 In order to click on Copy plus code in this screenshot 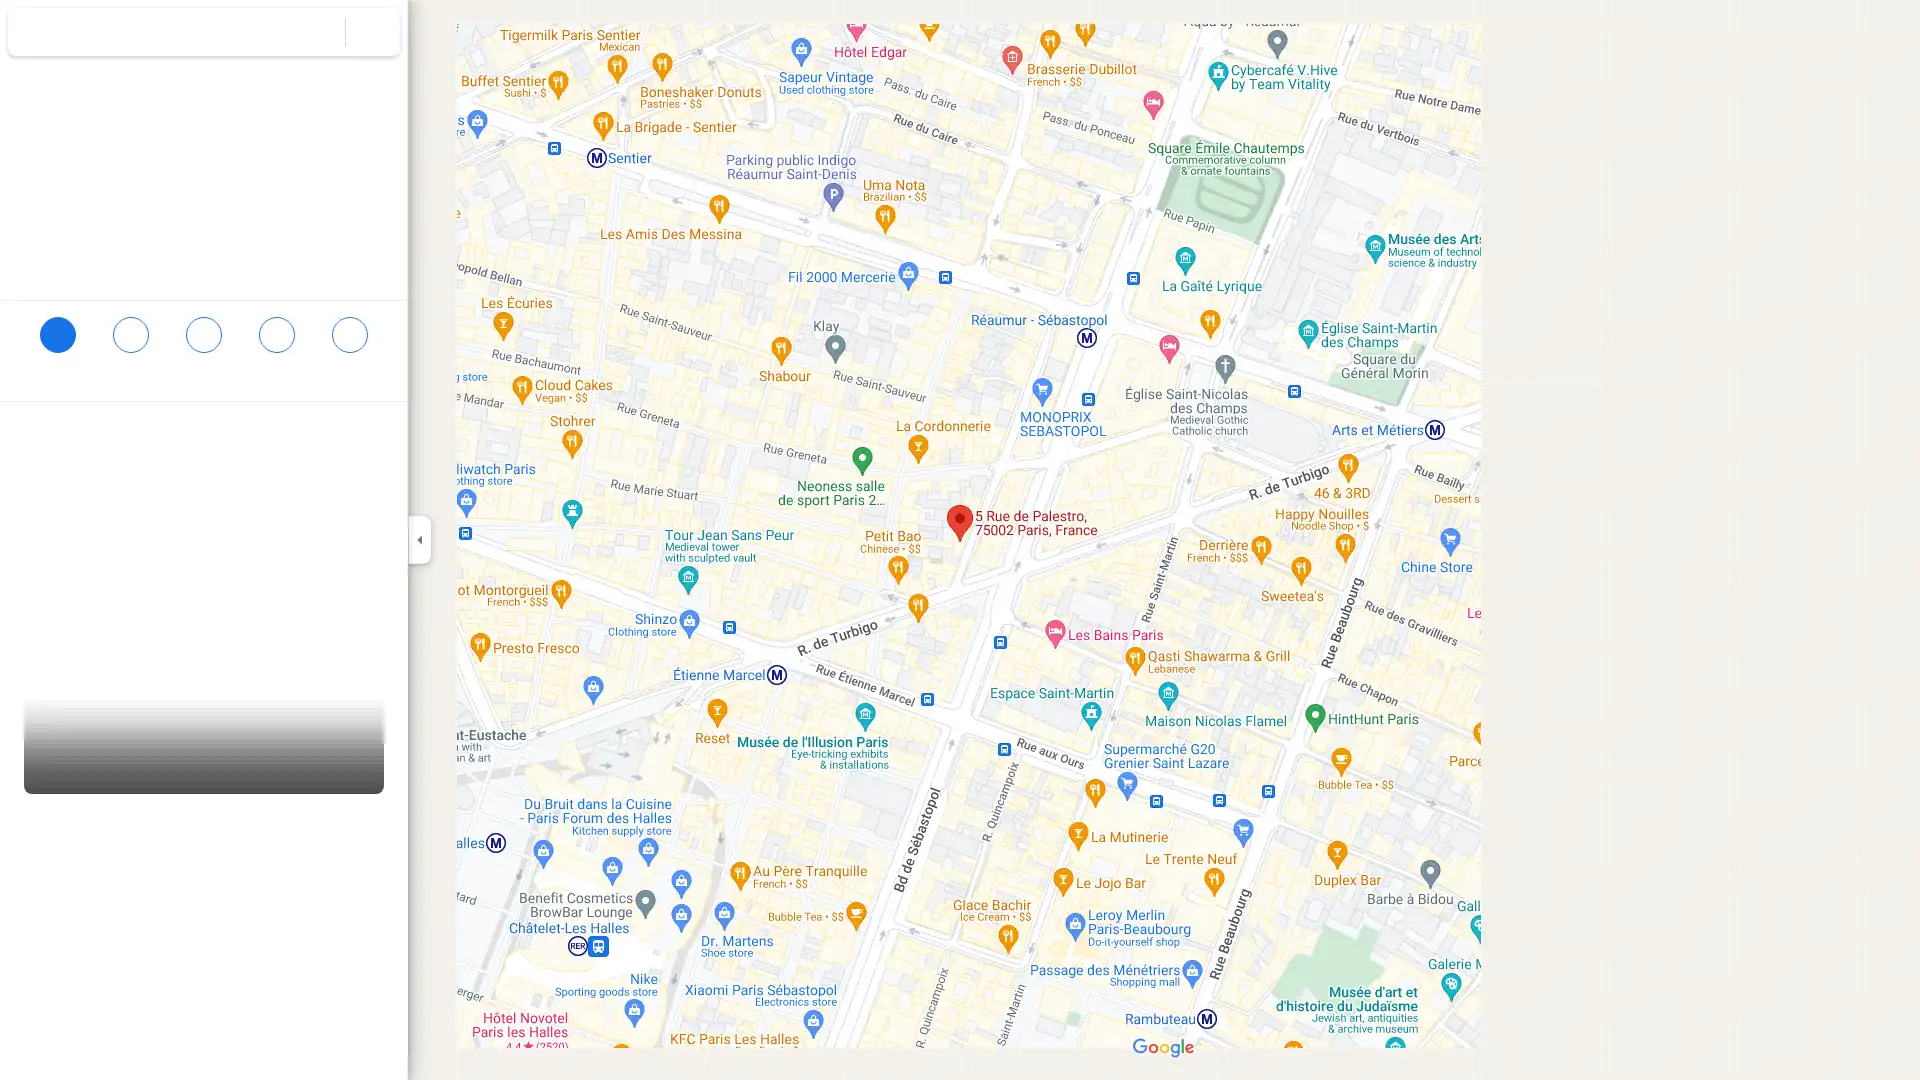, I will do `click(329, 478)`.